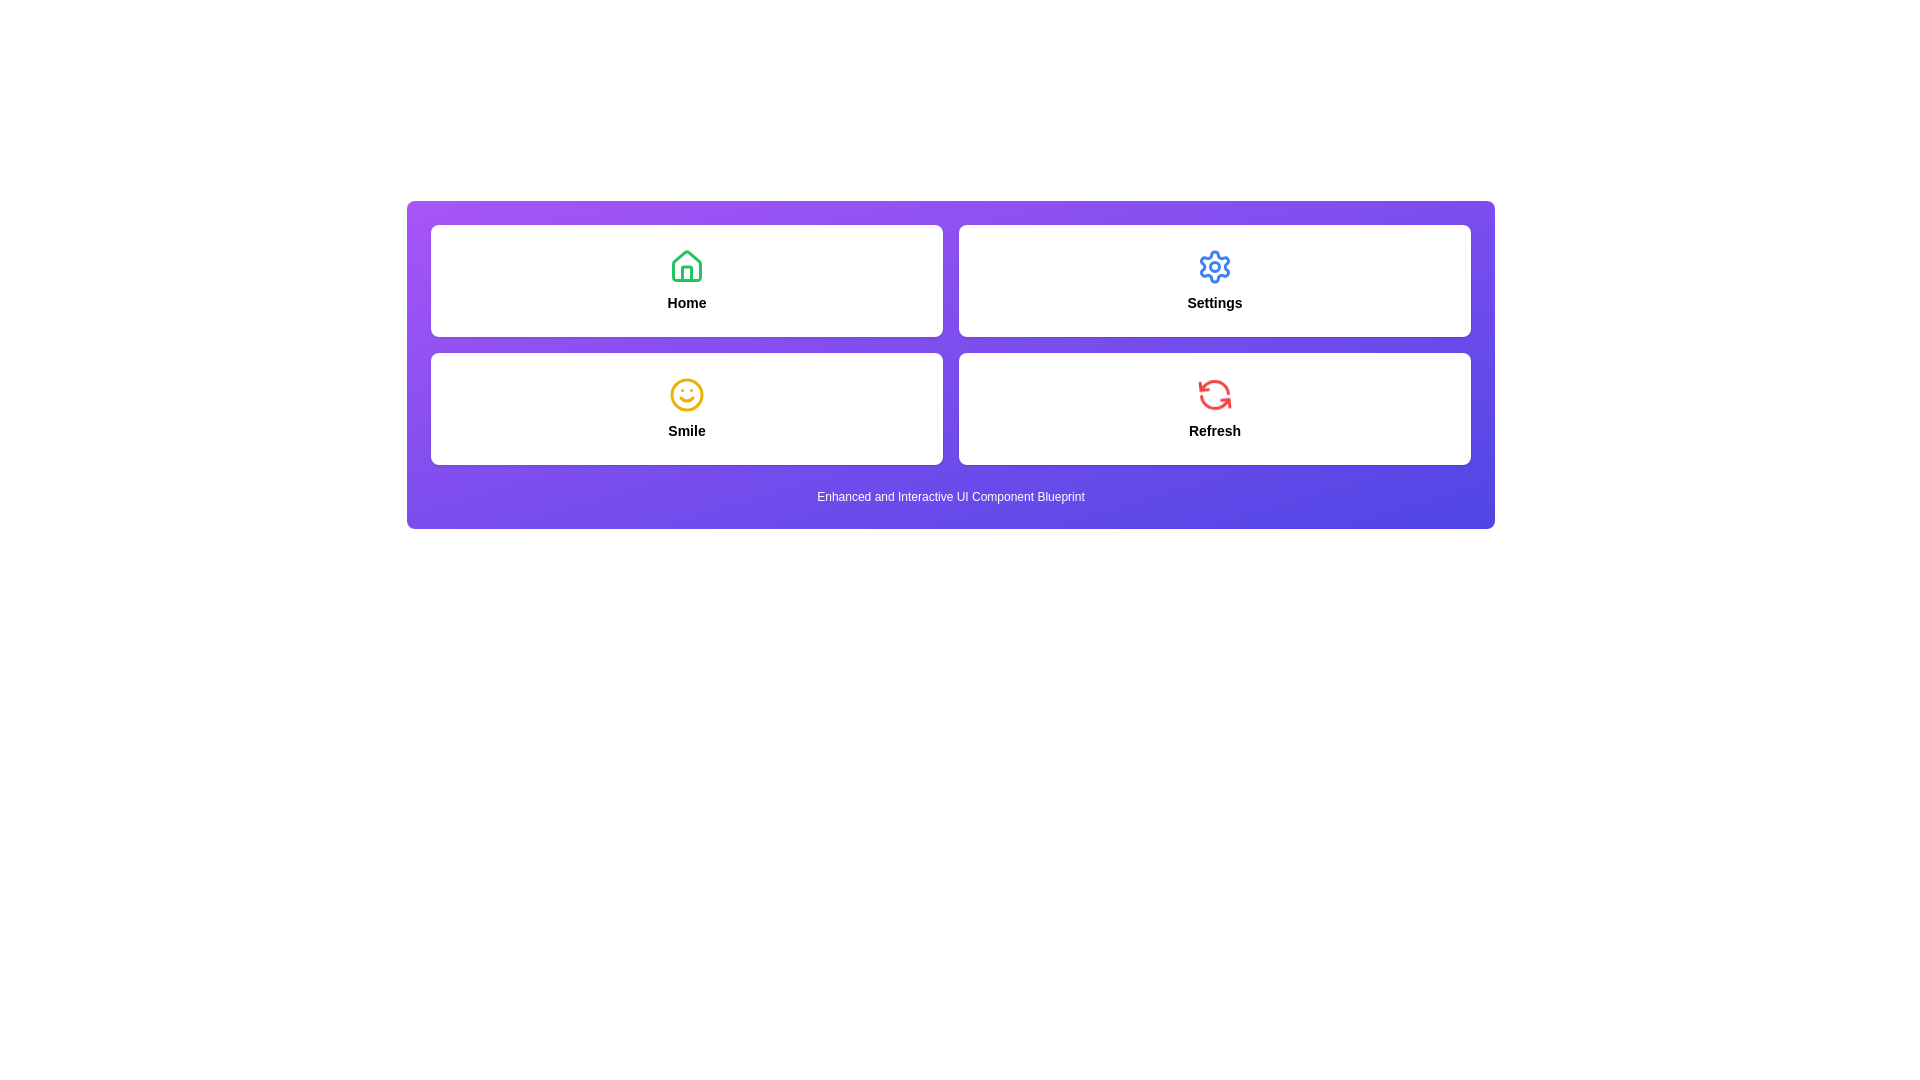 Image resolution: width=1920 pixels, height=1080 pixels. What do you see at coordinates (1213, 265) in the screenshot?
I see `the Decorative Graphic within the Settings icon, which contributes to its cogwheel representation and is located in the upper-right quadrant of the interface` at bounding box center [1213, 265].